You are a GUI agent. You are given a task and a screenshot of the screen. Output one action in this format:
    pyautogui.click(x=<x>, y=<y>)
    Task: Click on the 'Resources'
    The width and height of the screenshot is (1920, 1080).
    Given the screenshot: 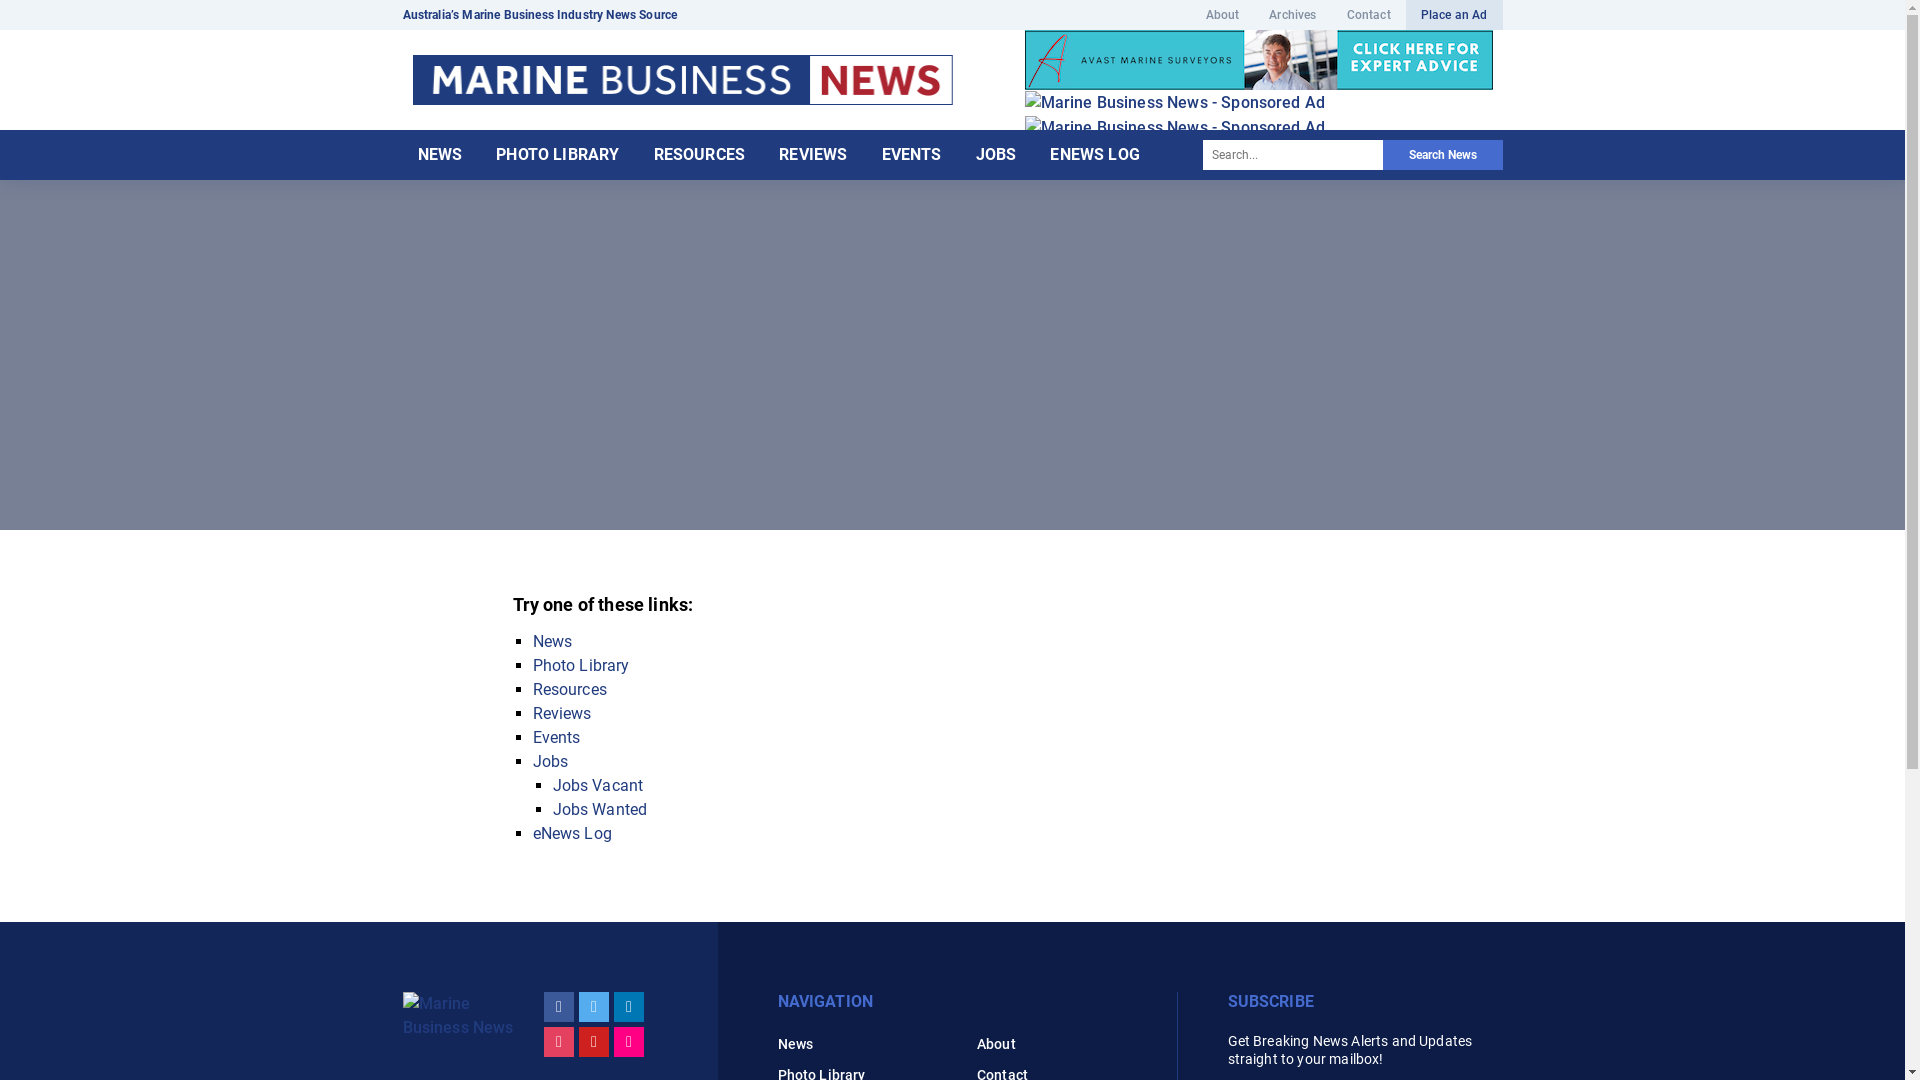 What is the action you would take?
    pyautogui.click(x=532, y=688)
    